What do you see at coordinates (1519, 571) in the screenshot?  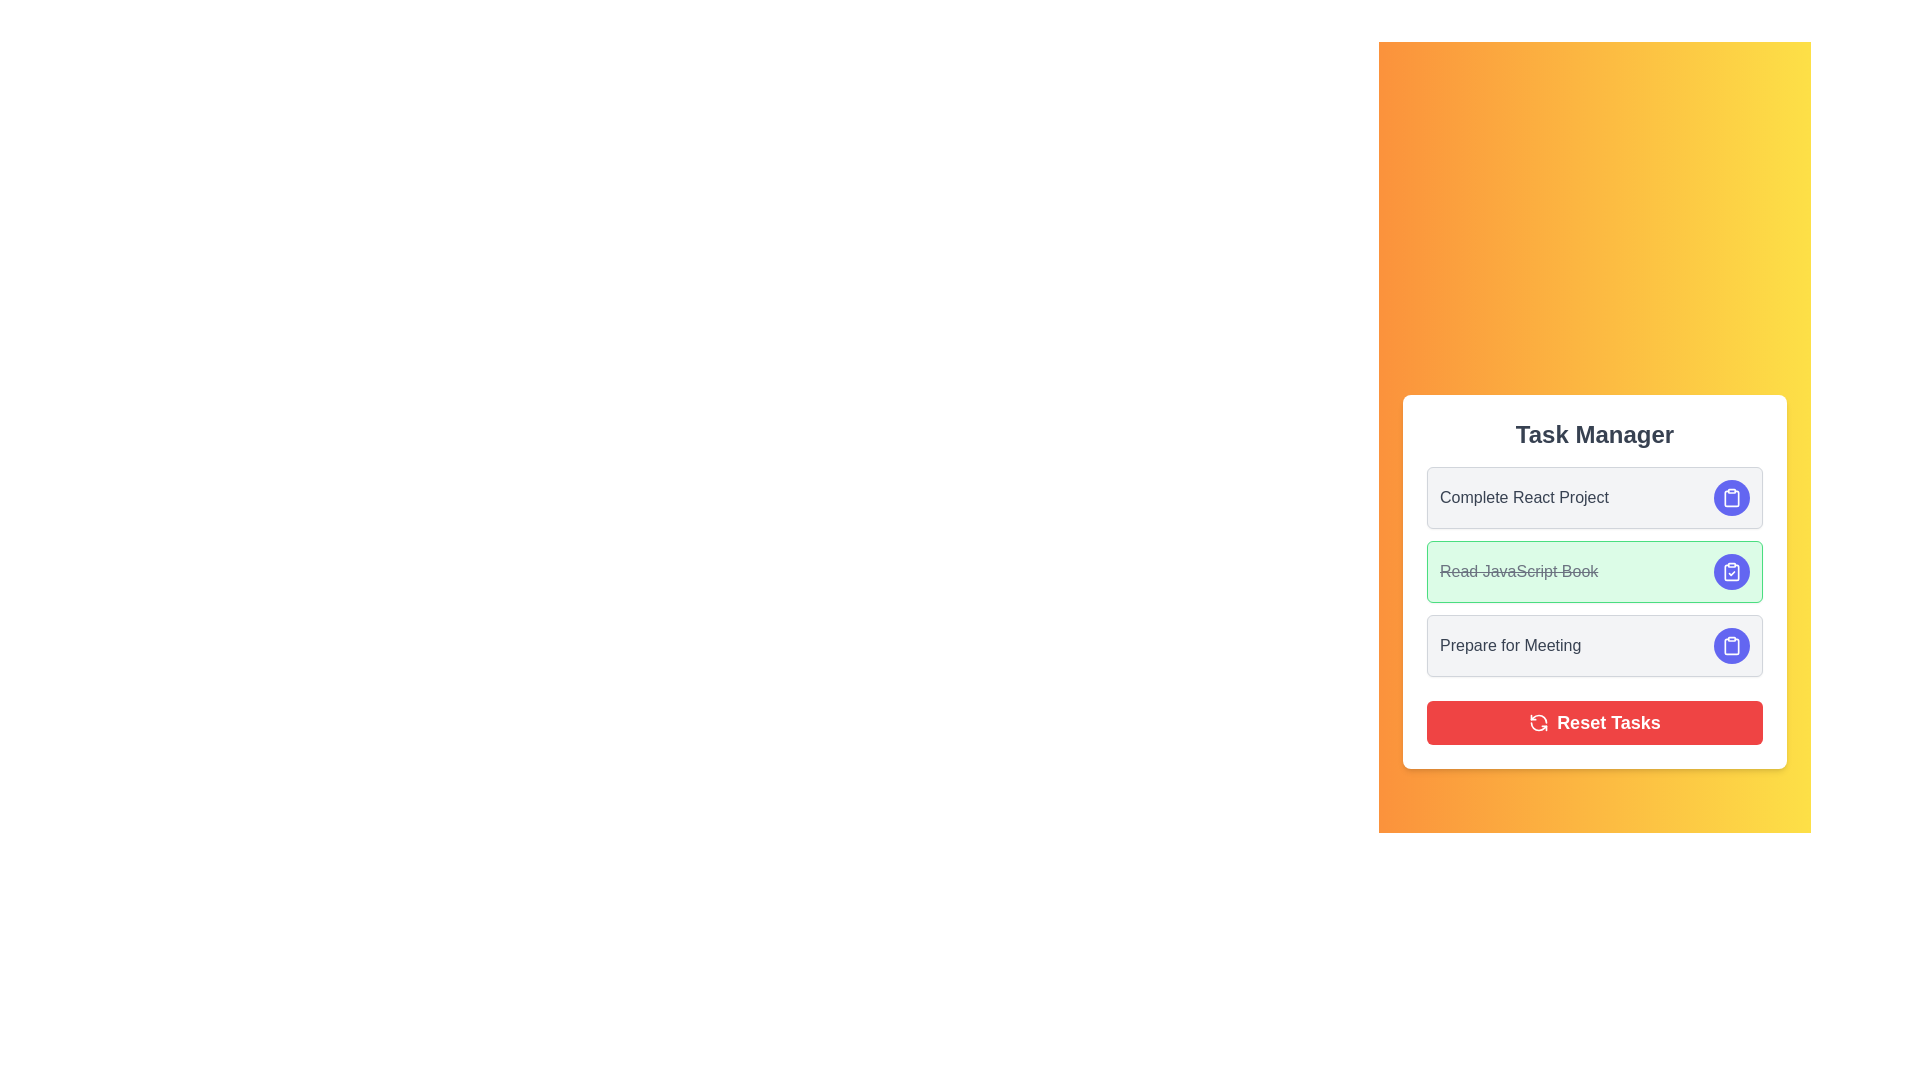 I see `the text label displaying 'Read JavaScript Book' with strikethrough styling, indicating a completed state, within the Task Manager` at bounding box center [1519, 571].